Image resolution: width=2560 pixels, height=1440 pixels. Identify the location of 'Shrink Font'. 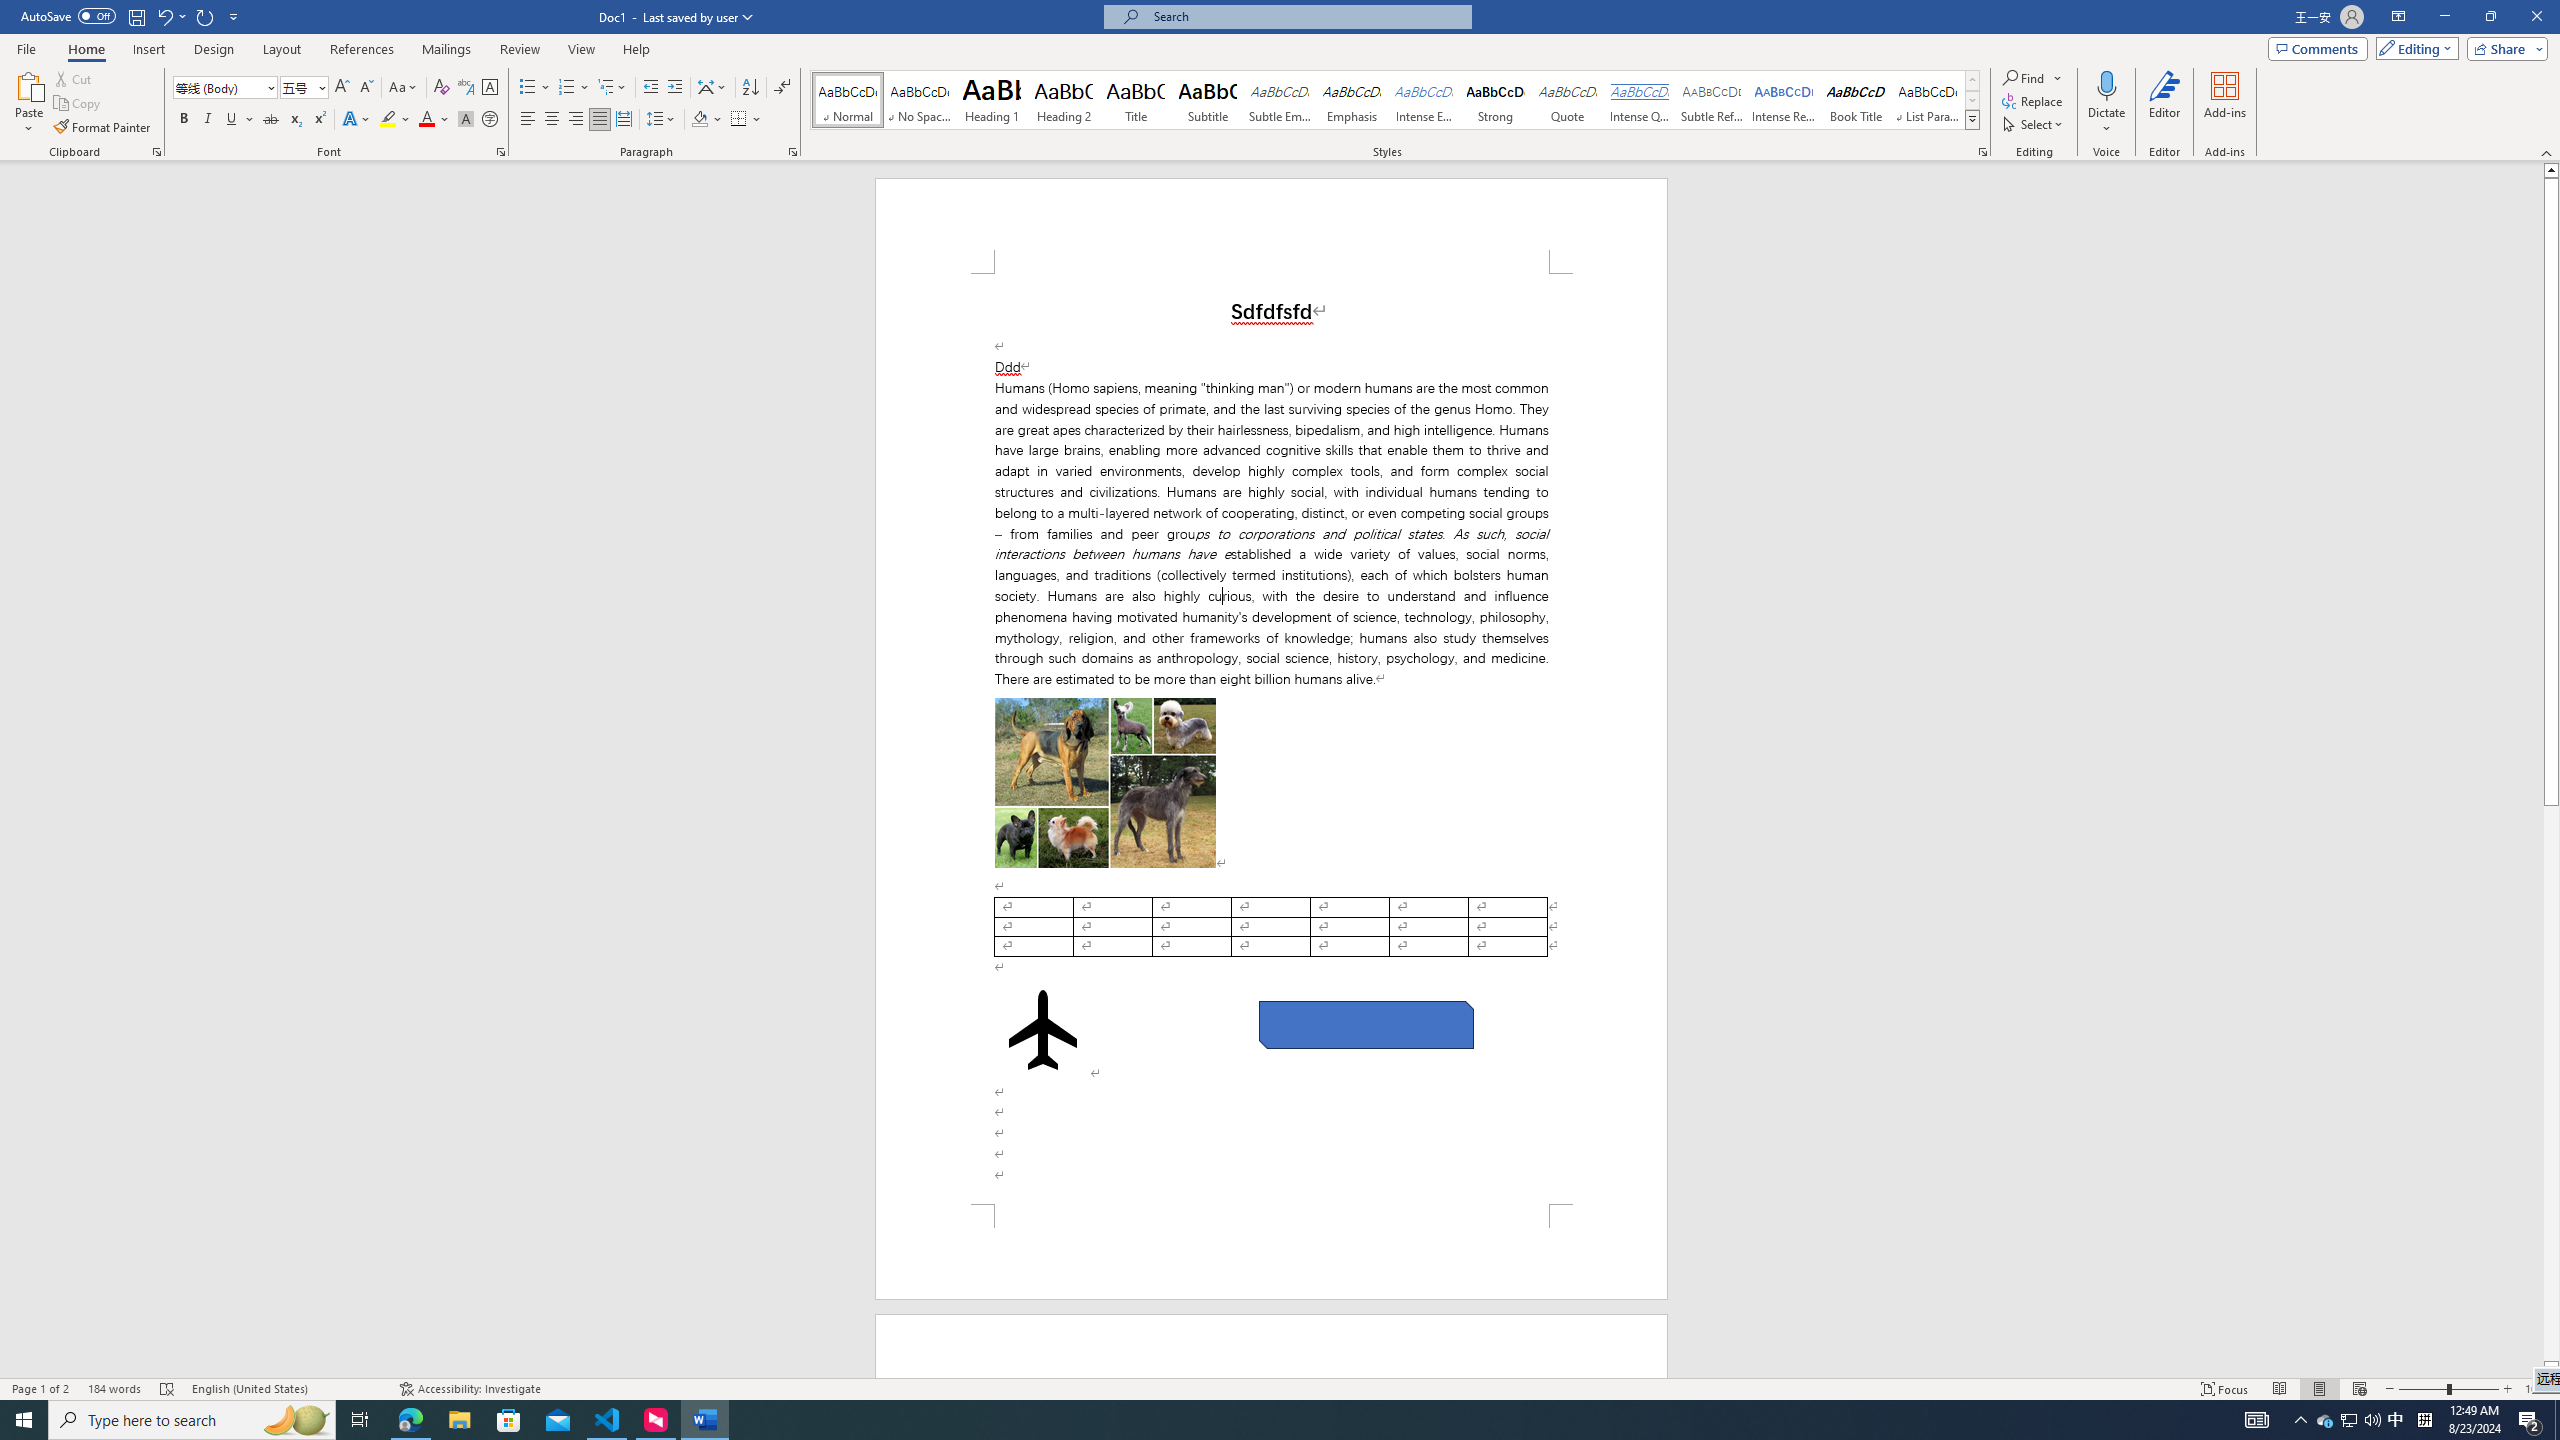
(366, 87).